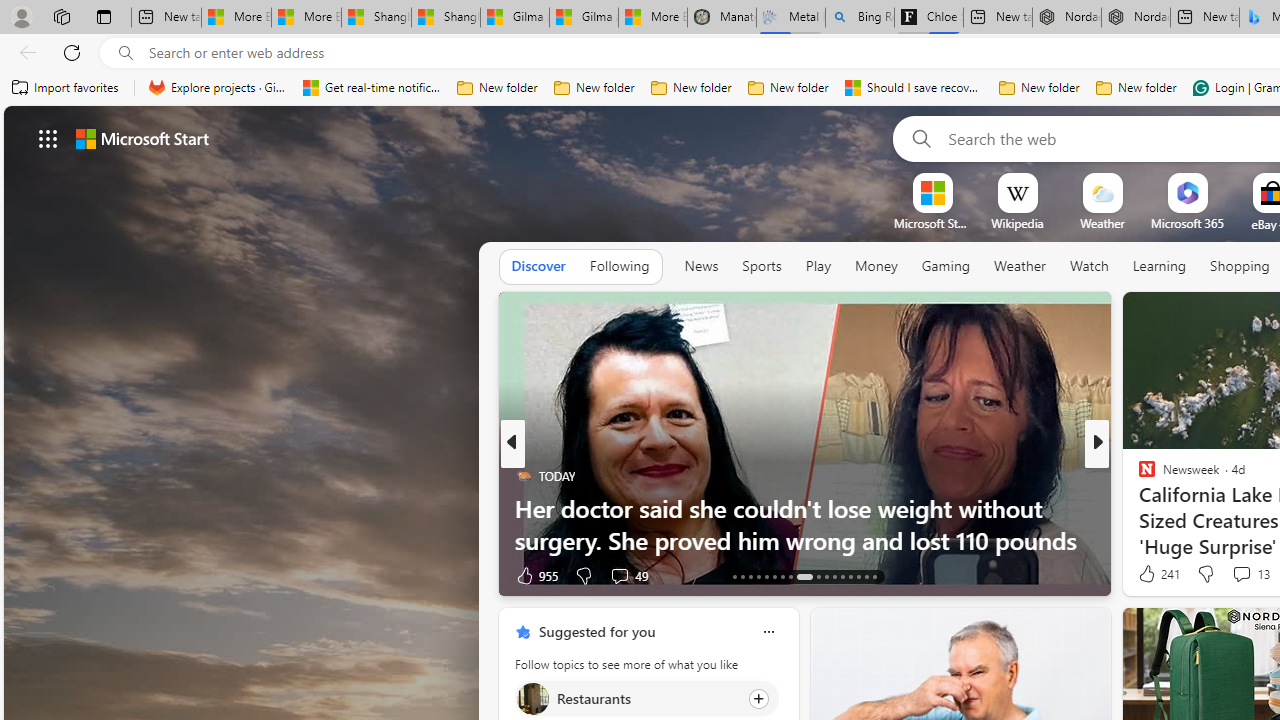  I want to click on 'News', so click(701, 265).